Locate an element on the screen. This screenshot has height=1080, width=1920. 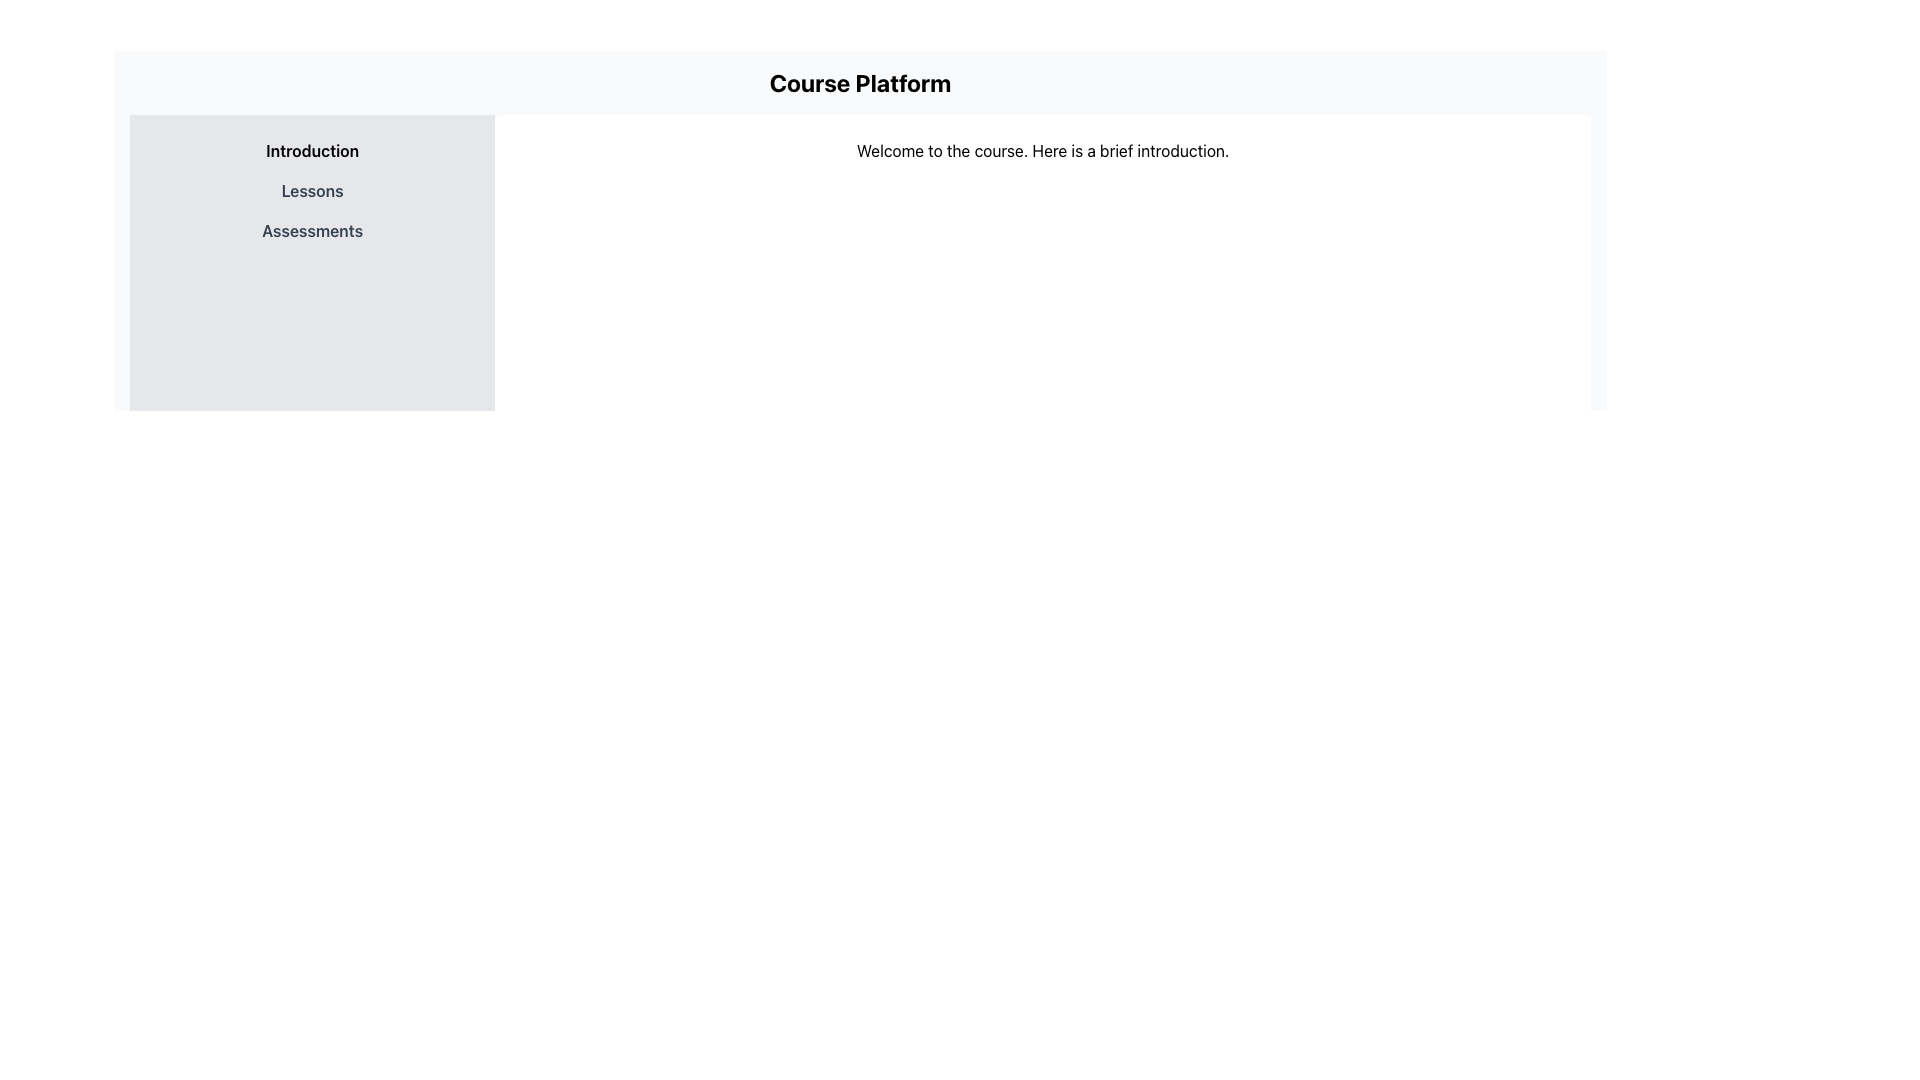
the 'Lessons' text menu item located in the left-aligned sidebar is located at coordinates (311, 191).